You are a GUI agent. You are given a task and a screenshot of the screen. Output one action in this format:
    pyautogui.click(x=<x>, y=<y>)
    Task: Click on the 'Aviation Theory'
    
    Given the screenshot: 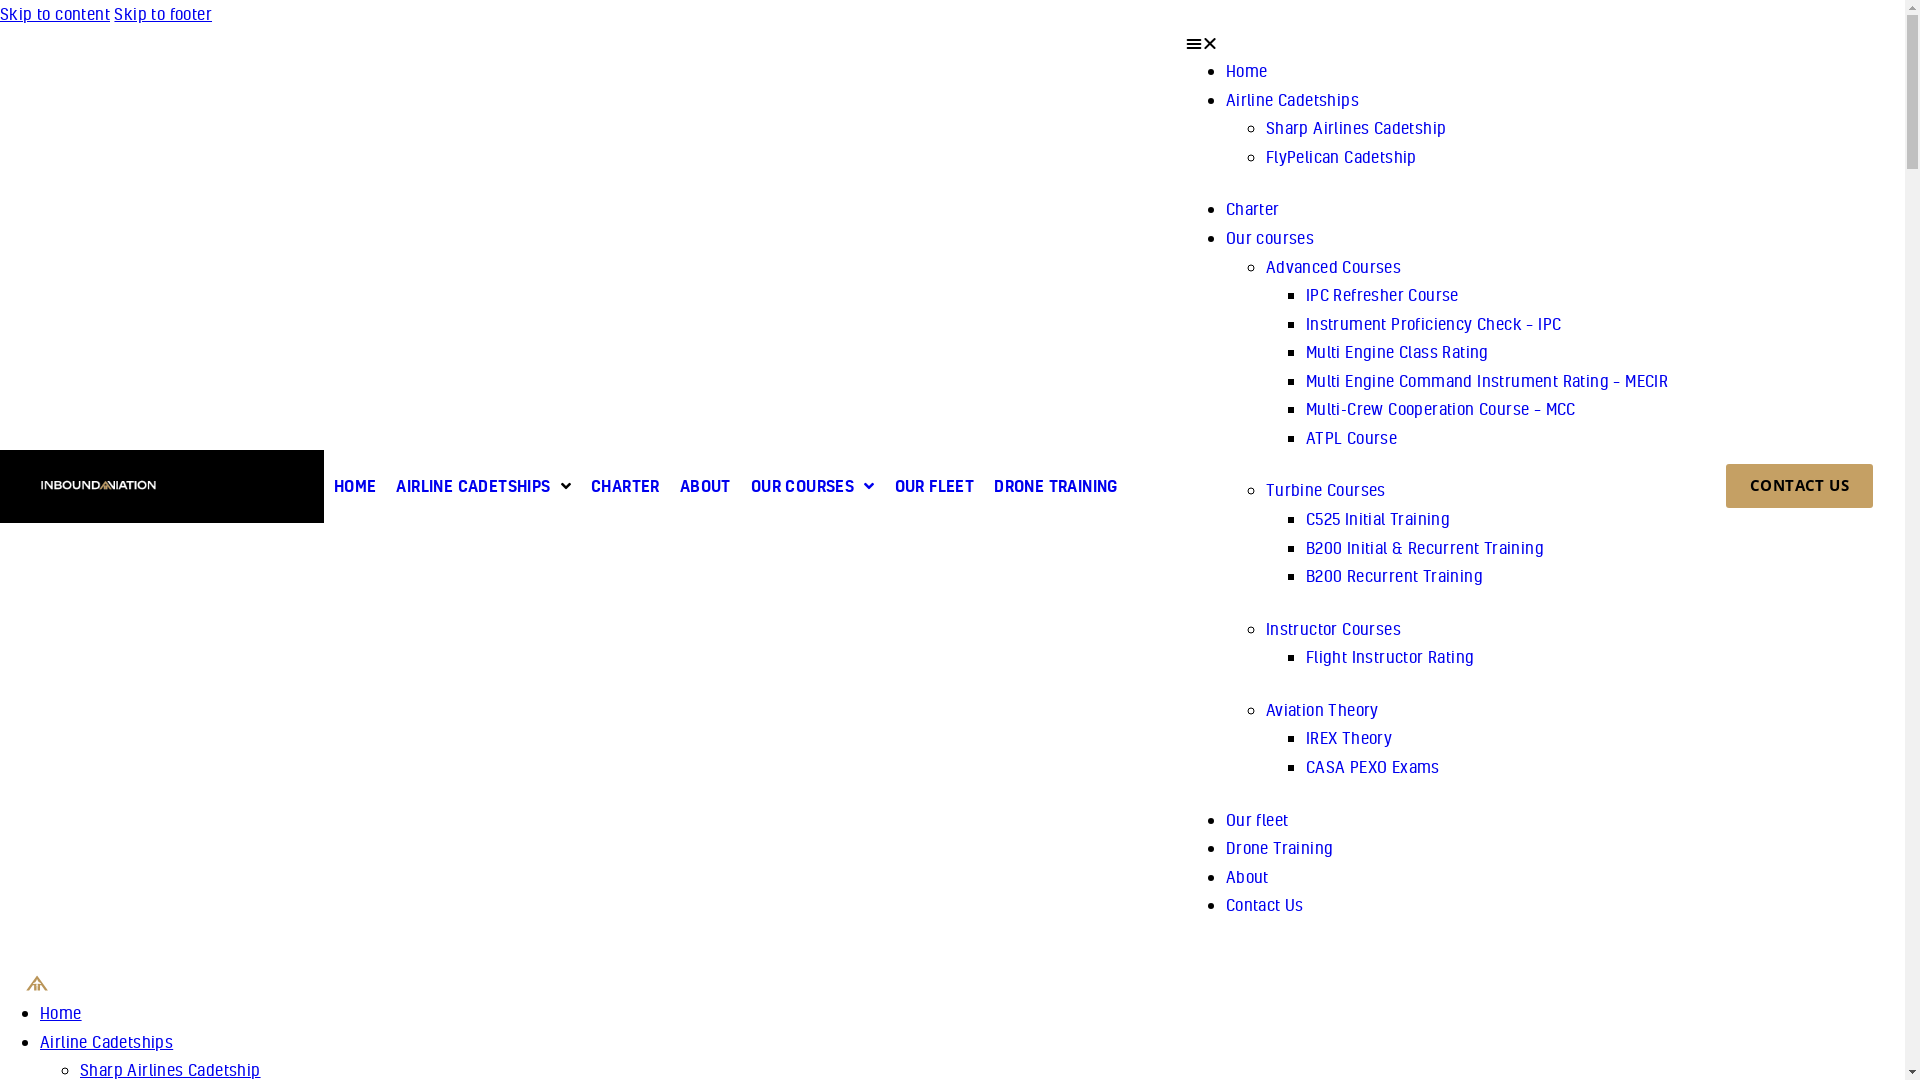 What is the action you would take?
    pyautogui.click(x=1322, y=708)
    